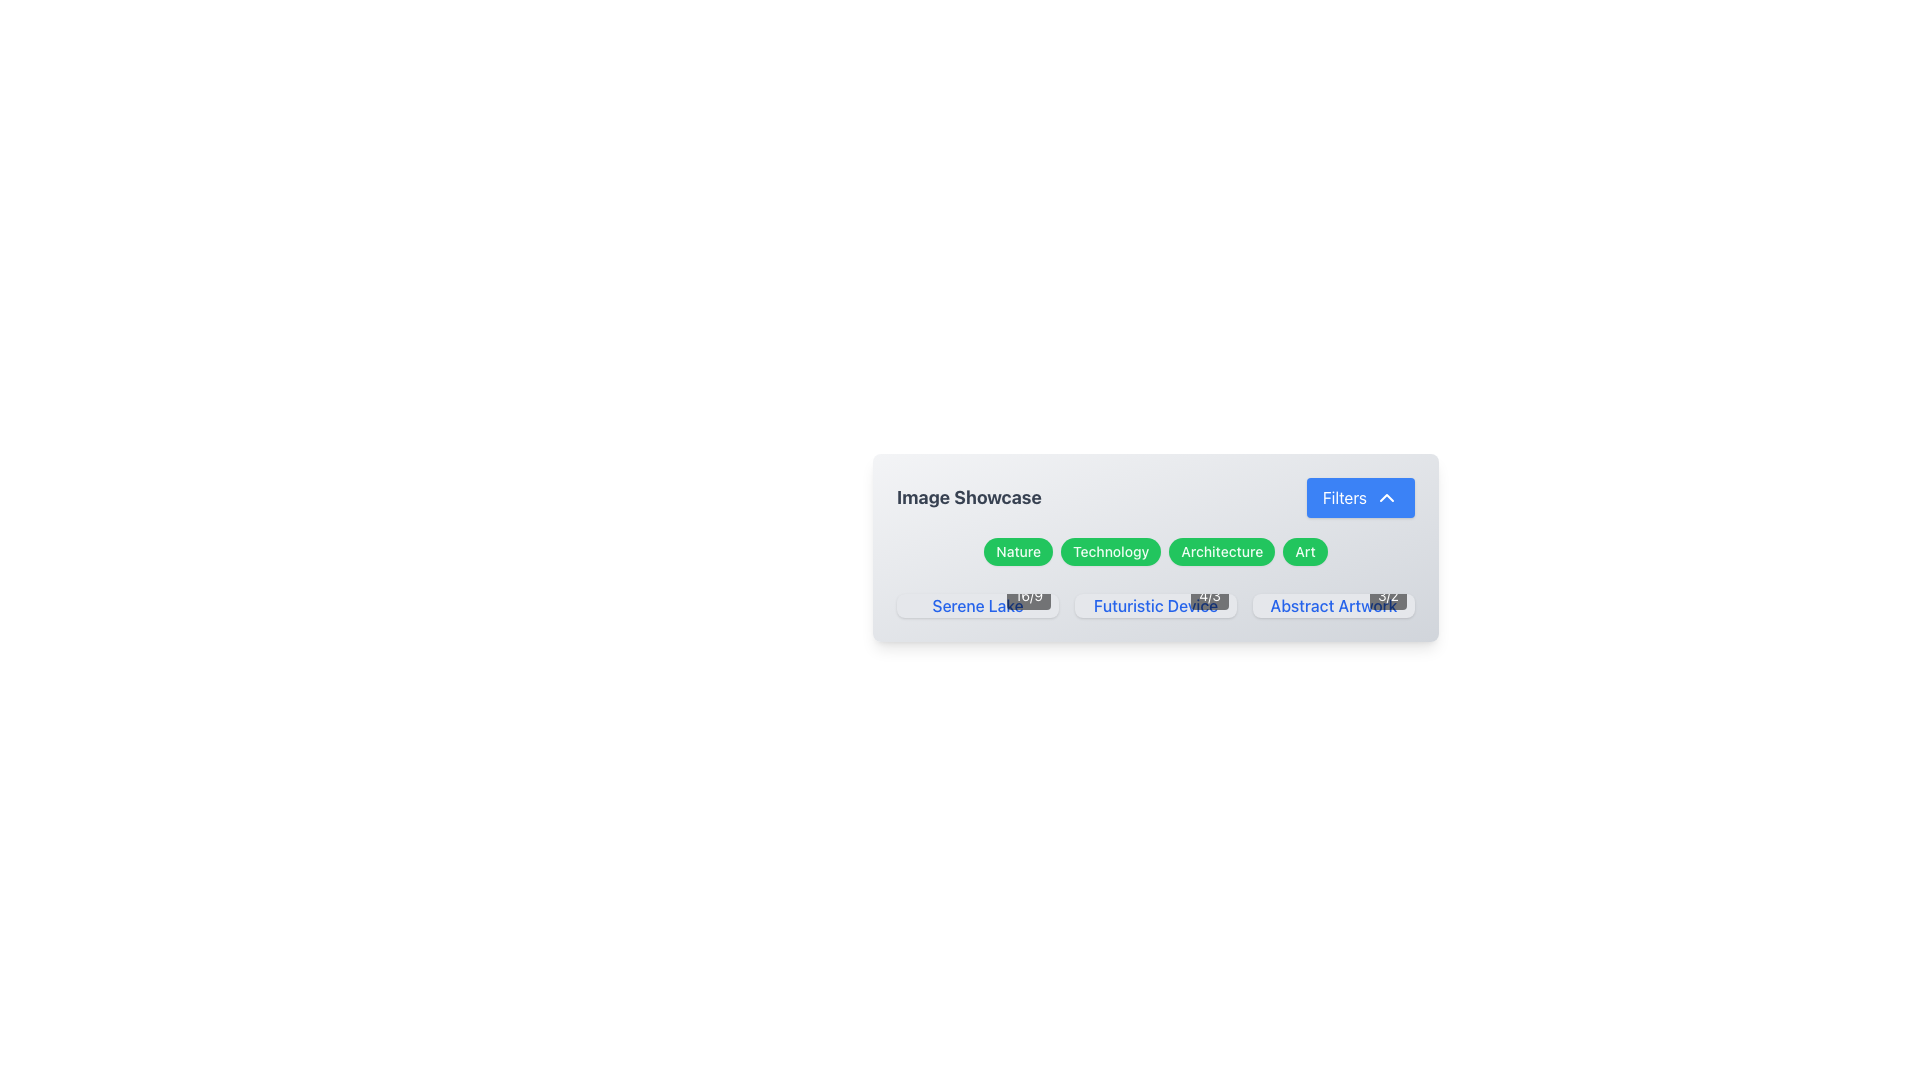  What do you see at coordinates (1156, 604) in the screenshot?
I see `the second card in the gallery` at bounding box center [1156, 604].